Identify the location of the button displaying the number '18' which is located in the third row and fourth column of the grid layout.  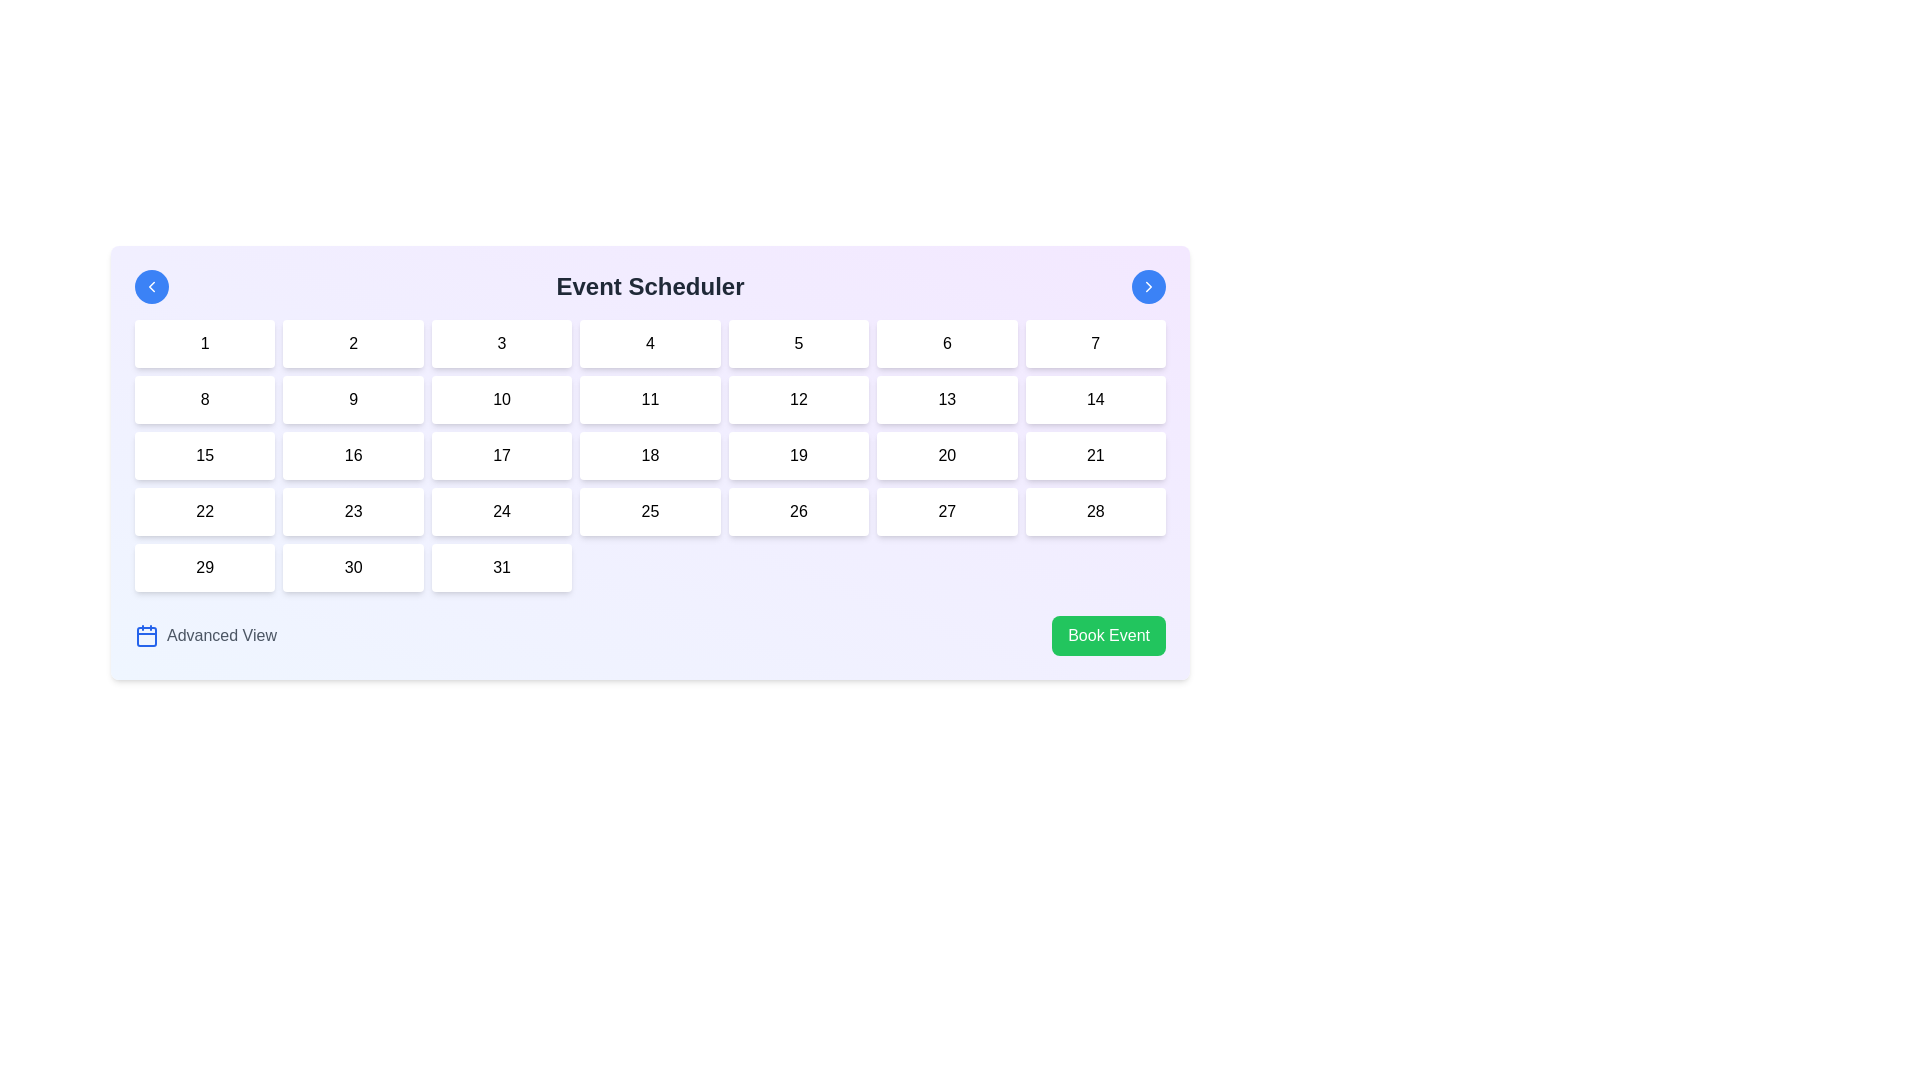
(650, 455).